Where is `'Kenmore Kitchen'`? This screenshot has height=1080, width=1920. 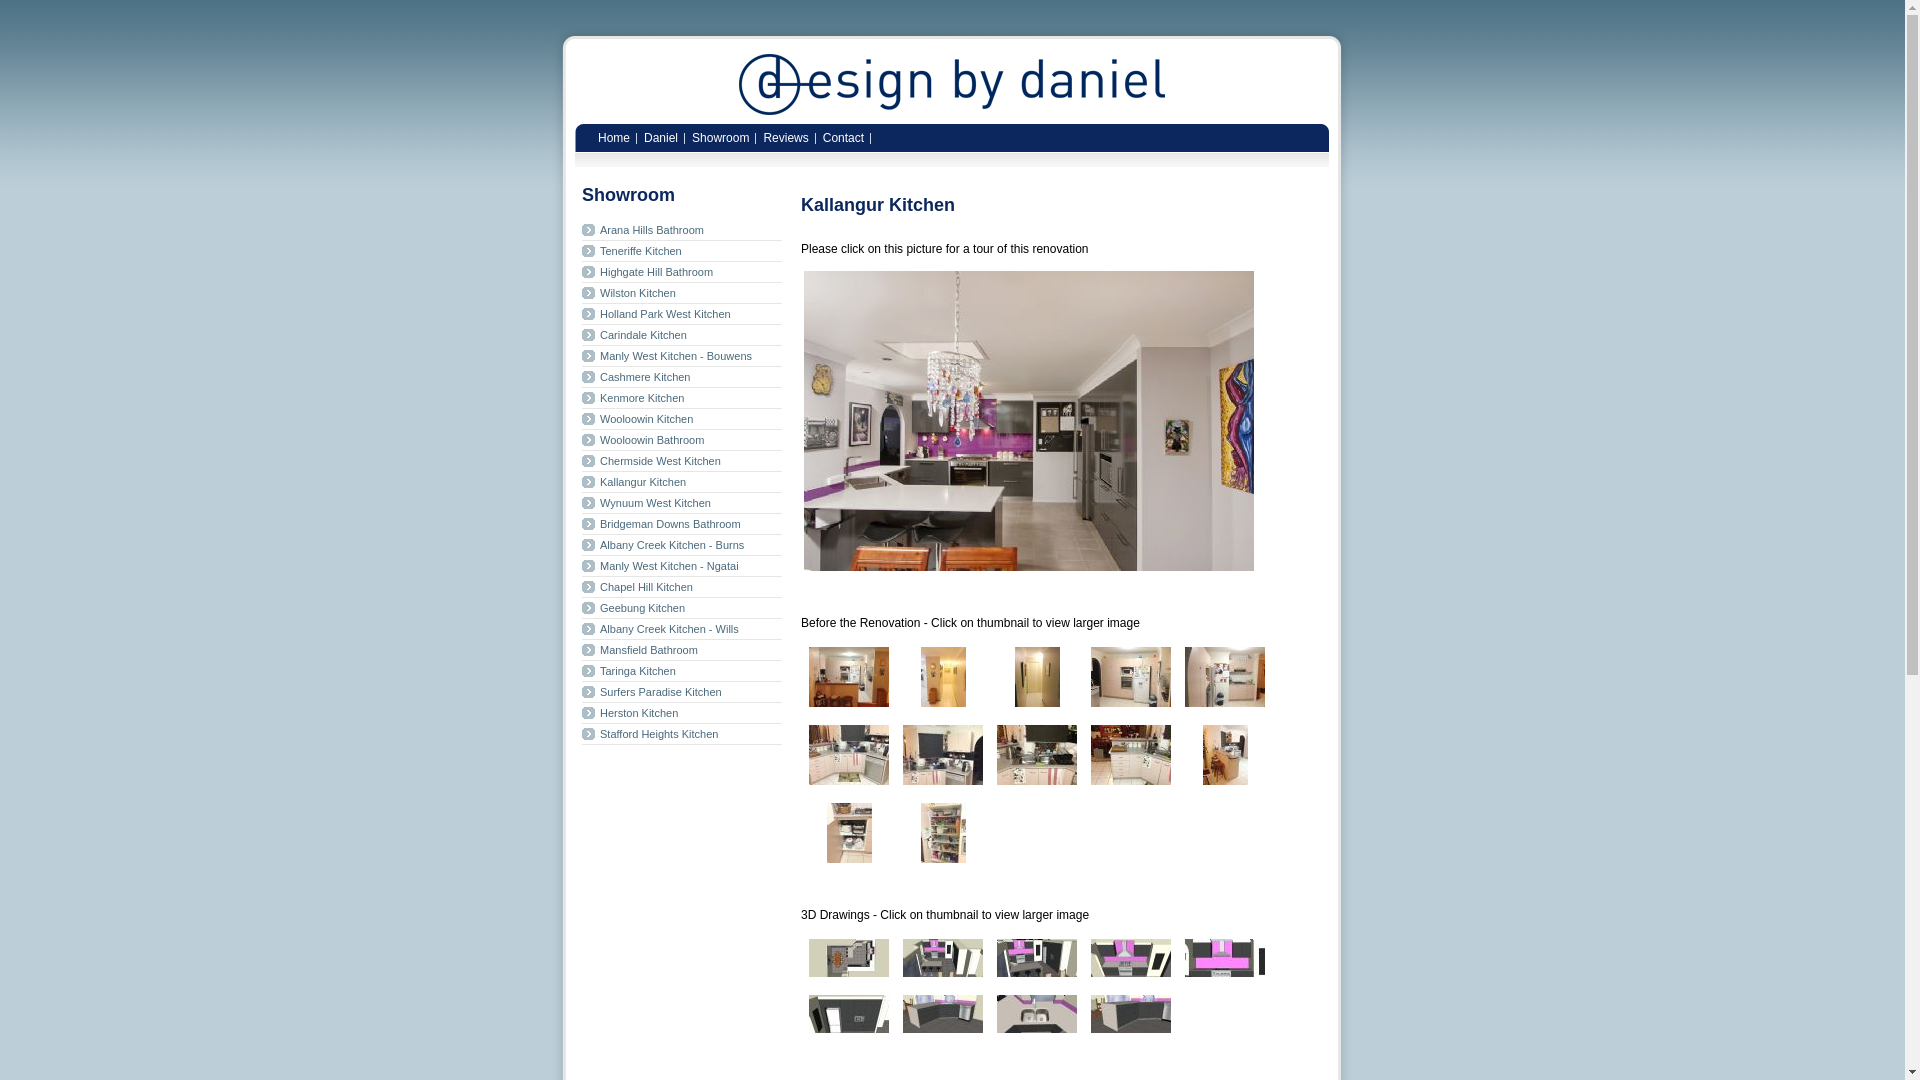 'Kenmore Kitchen' is located at coordinates (681, 398).